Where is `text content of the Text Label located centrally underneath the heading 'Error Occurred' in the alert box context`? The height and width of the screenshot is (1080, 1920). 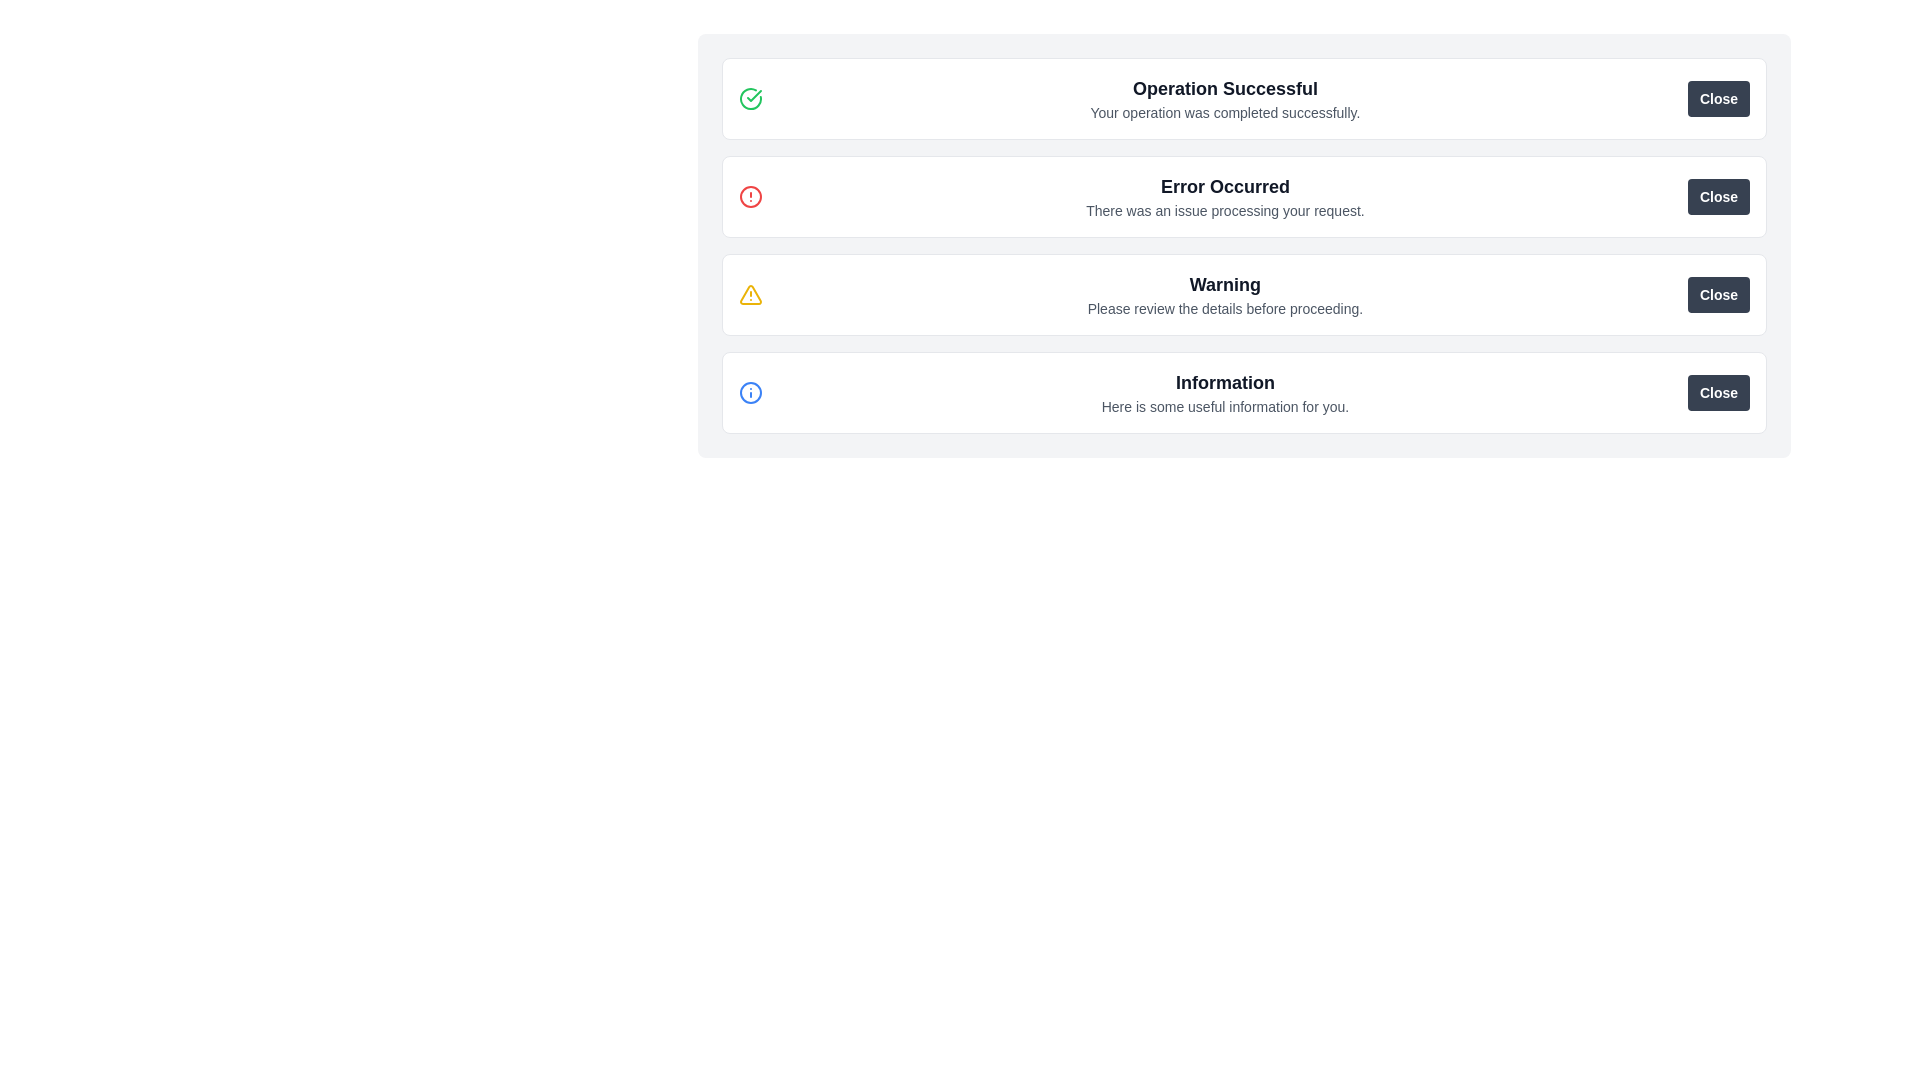 text content of the Text Label located centrally underneath the heading 'Error Occurred' in the alert box context is located at coordinates (1224, 211).